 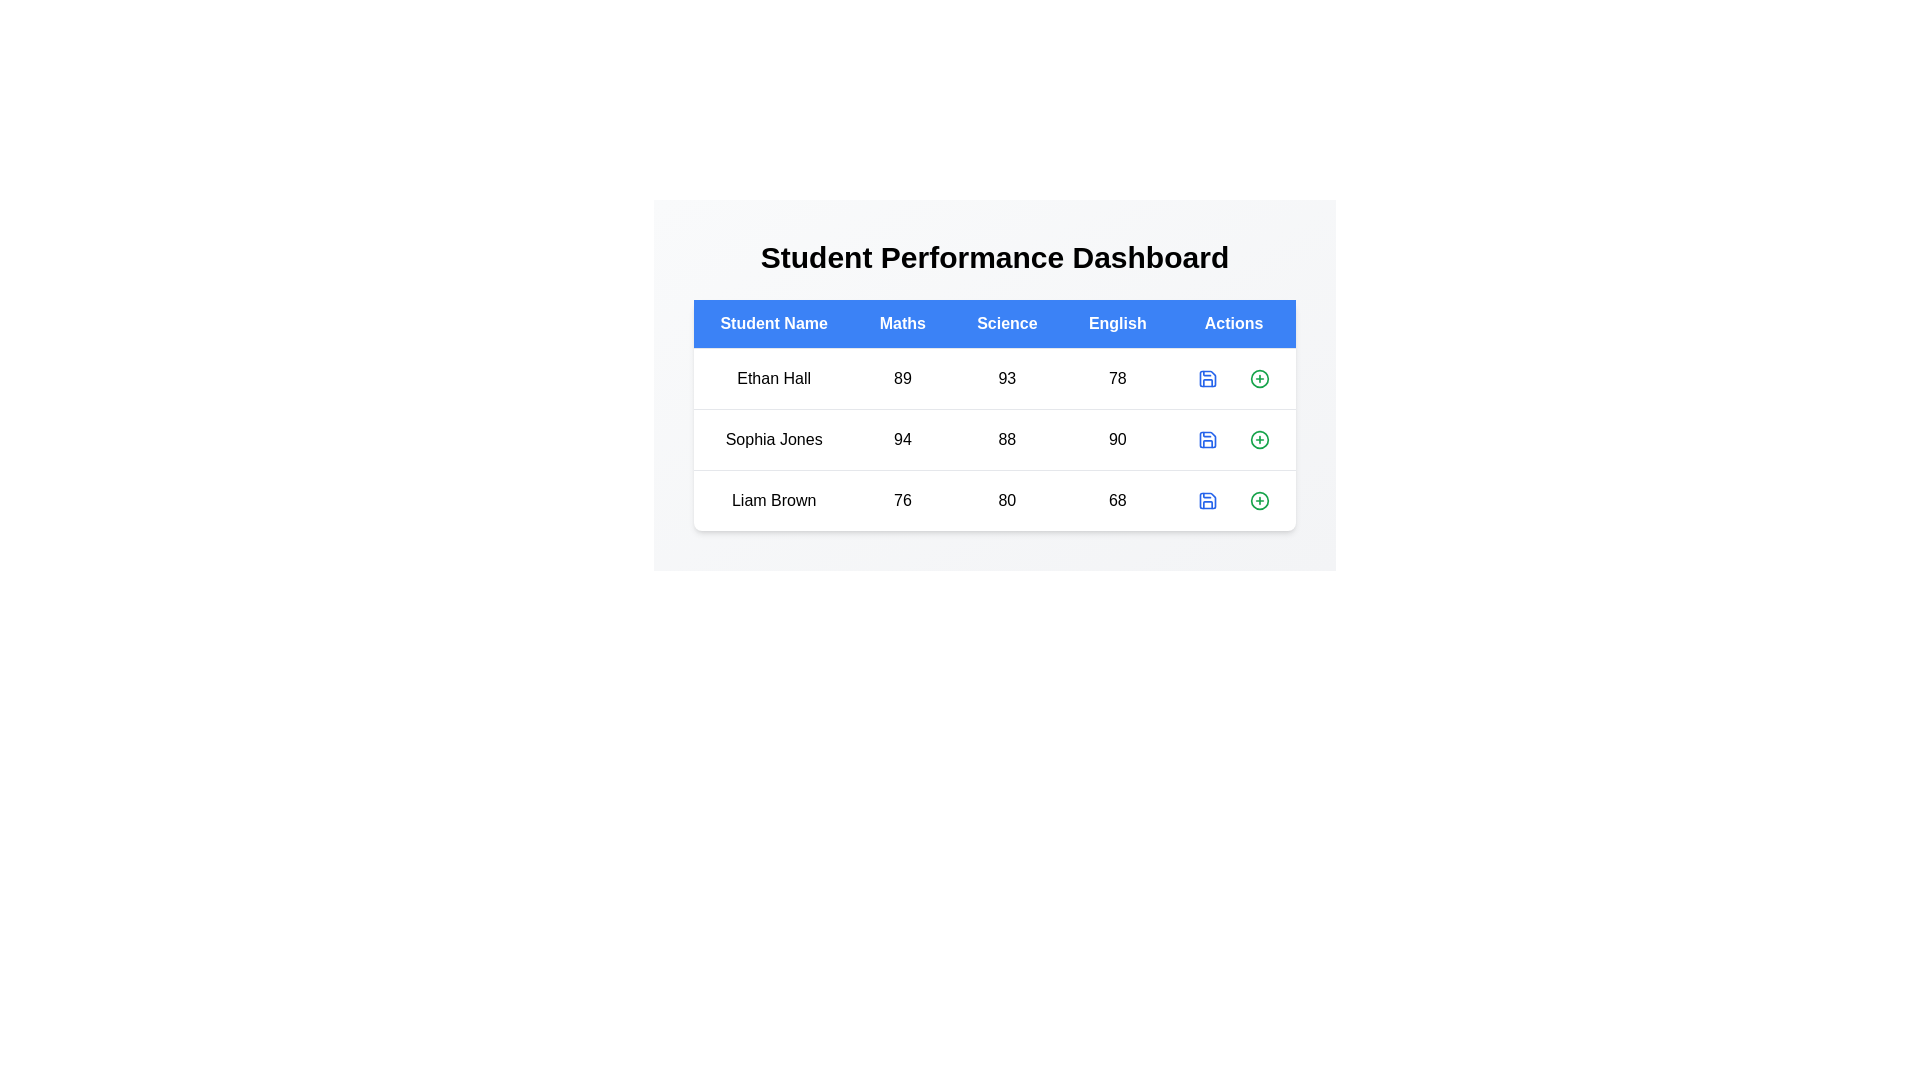 What do you see at coordinates (772, 323) in the screenshot?
I see `the table header to sort the column in ascending order` at bounding box center [772, 323].